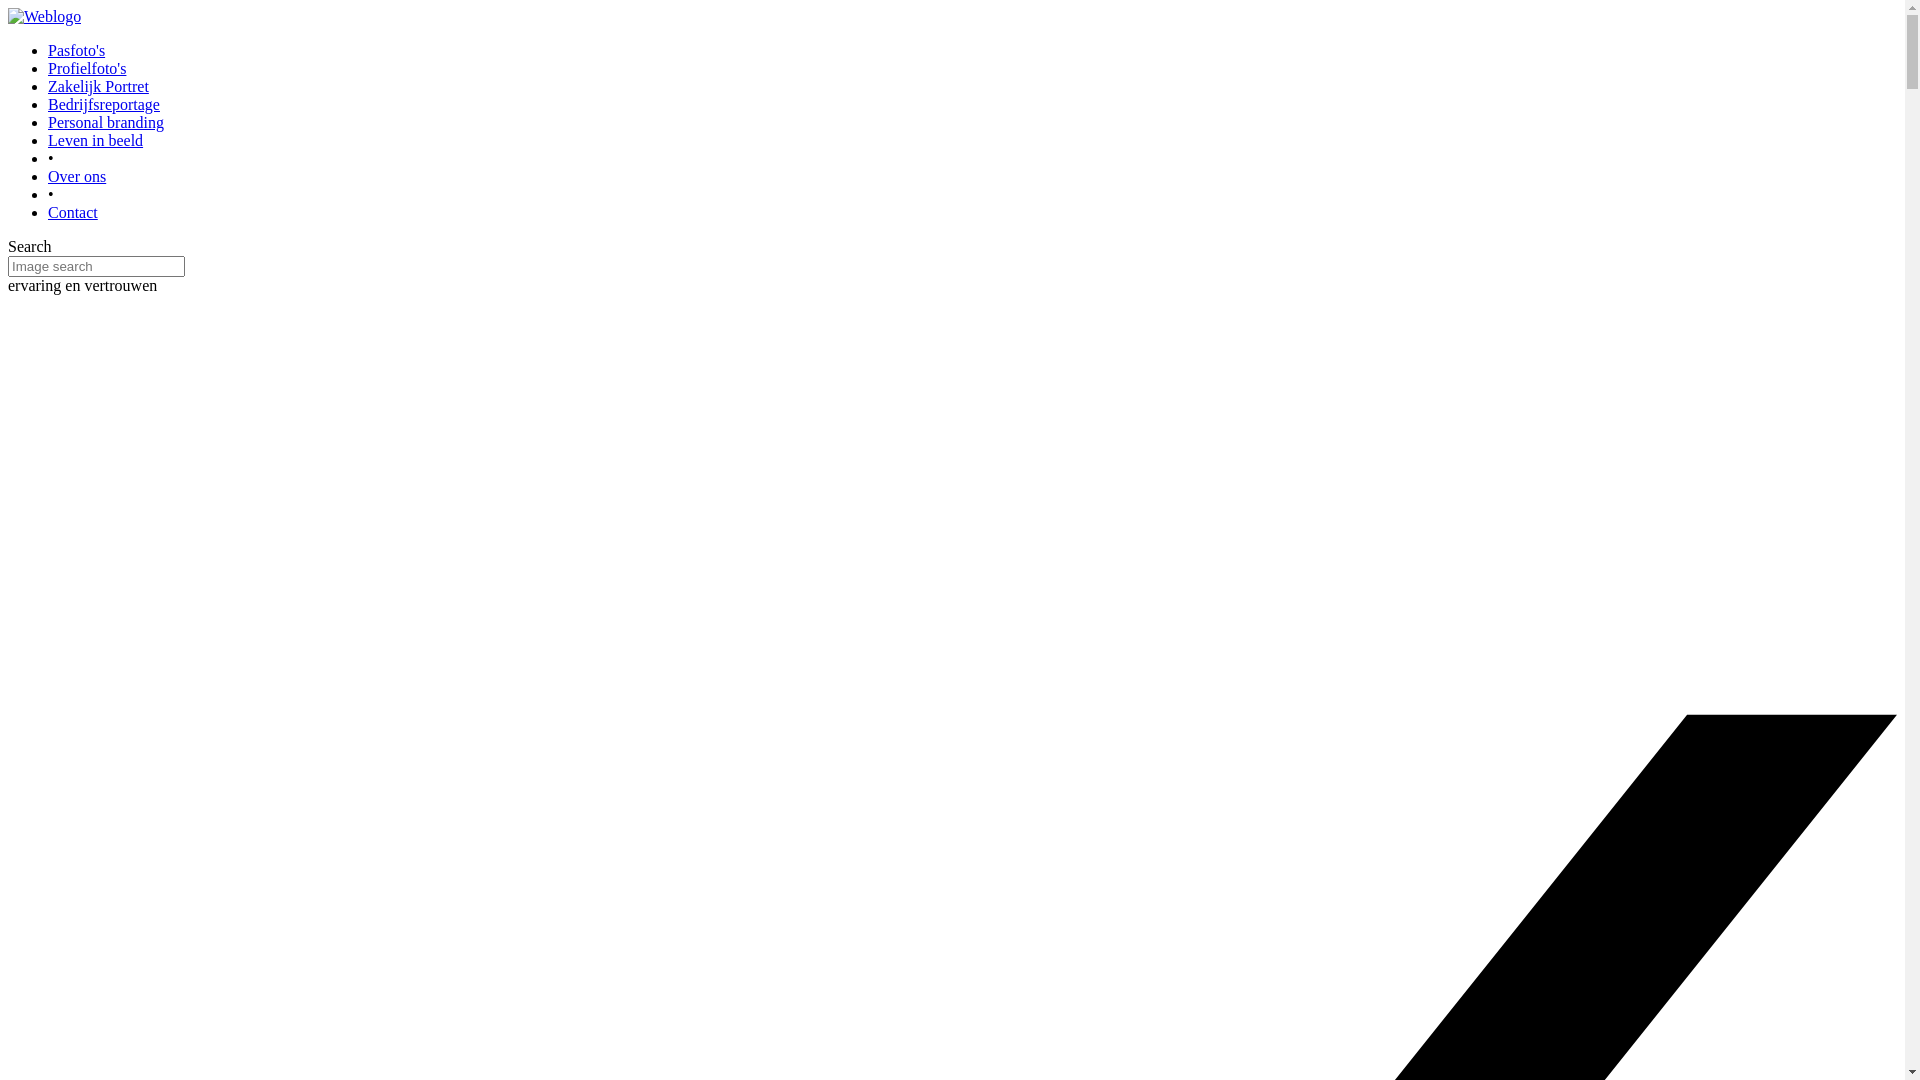  What do you see at coordinates (48, 104) in the screenshot?
I see `'Bedrijfsreportage'` at bounding box center [48, 104].